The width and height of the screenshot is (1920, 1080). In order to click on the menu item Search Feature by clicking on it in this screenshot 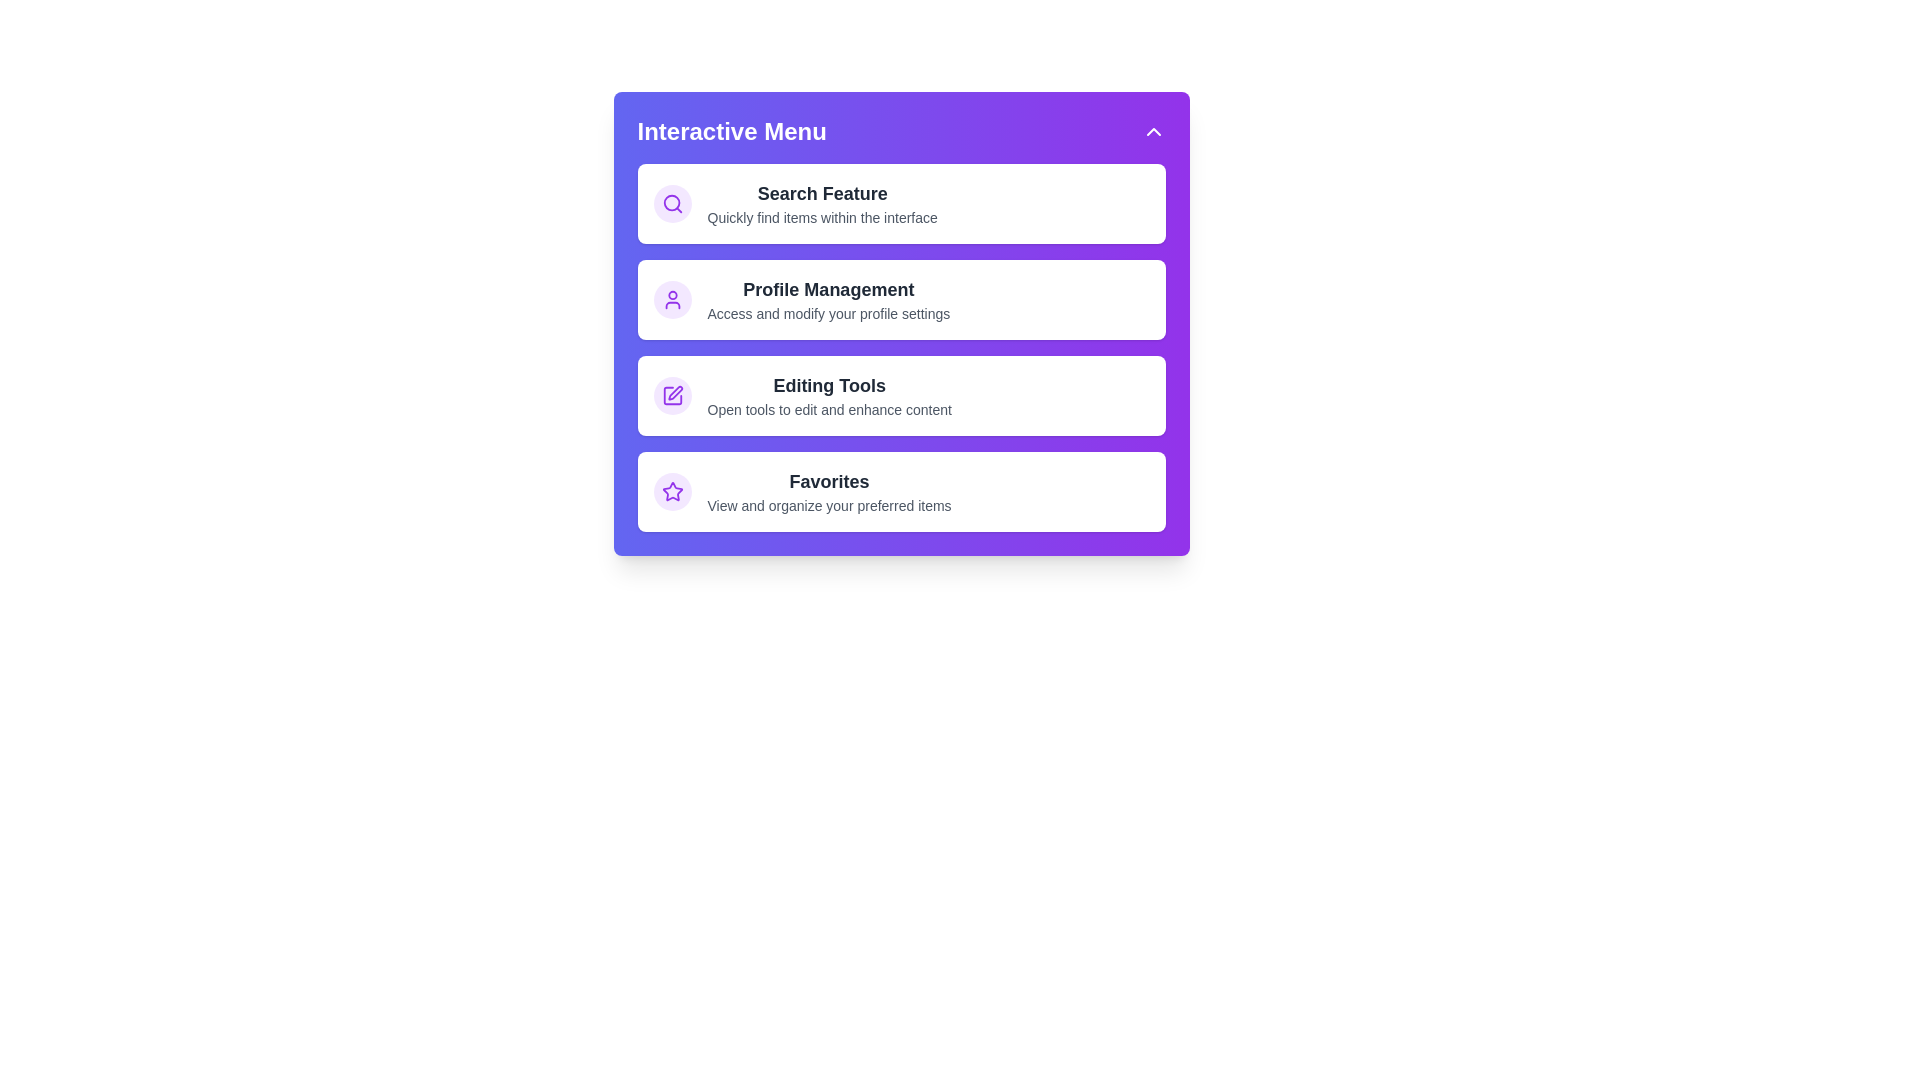, I will do `click(900, 204)`.